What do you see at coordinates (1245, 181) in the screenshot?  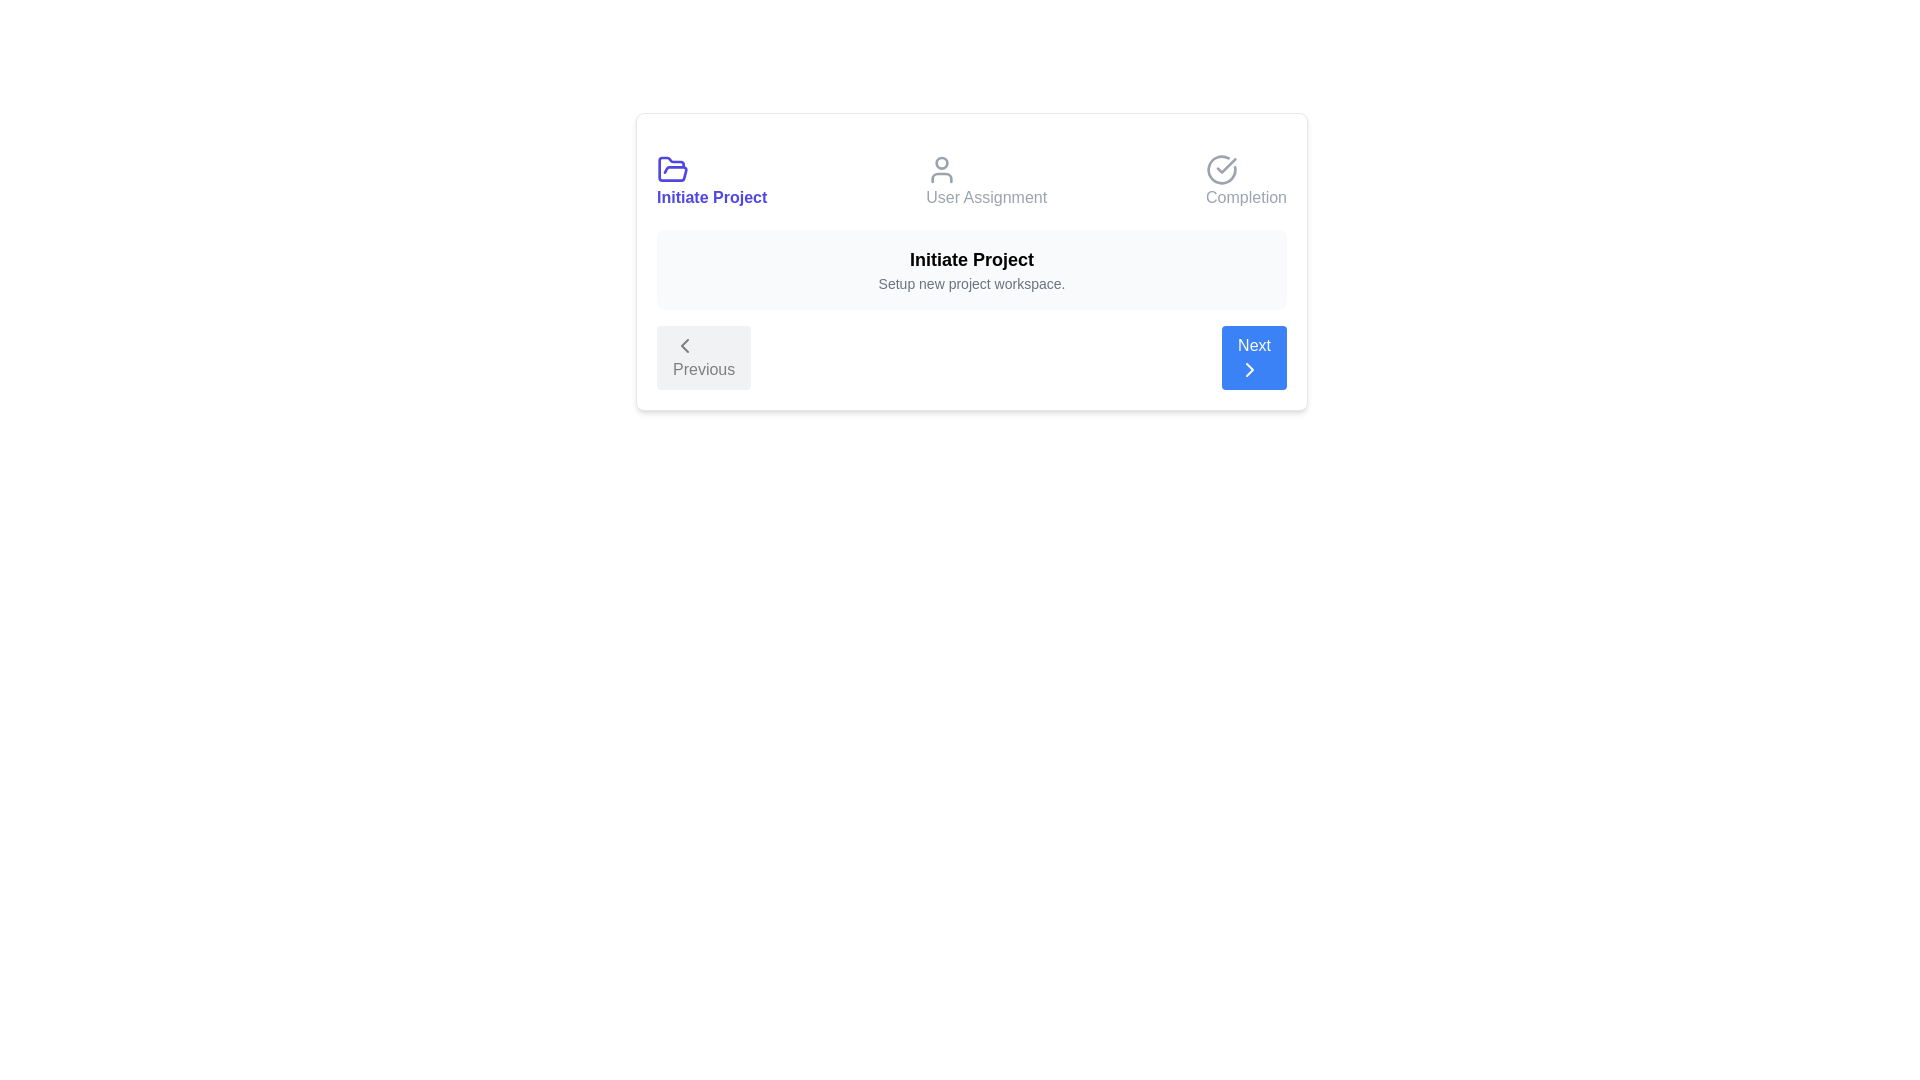 I see `the stage icon corresponding to Completion to highlight its details` at bounding box center [1245, 181].